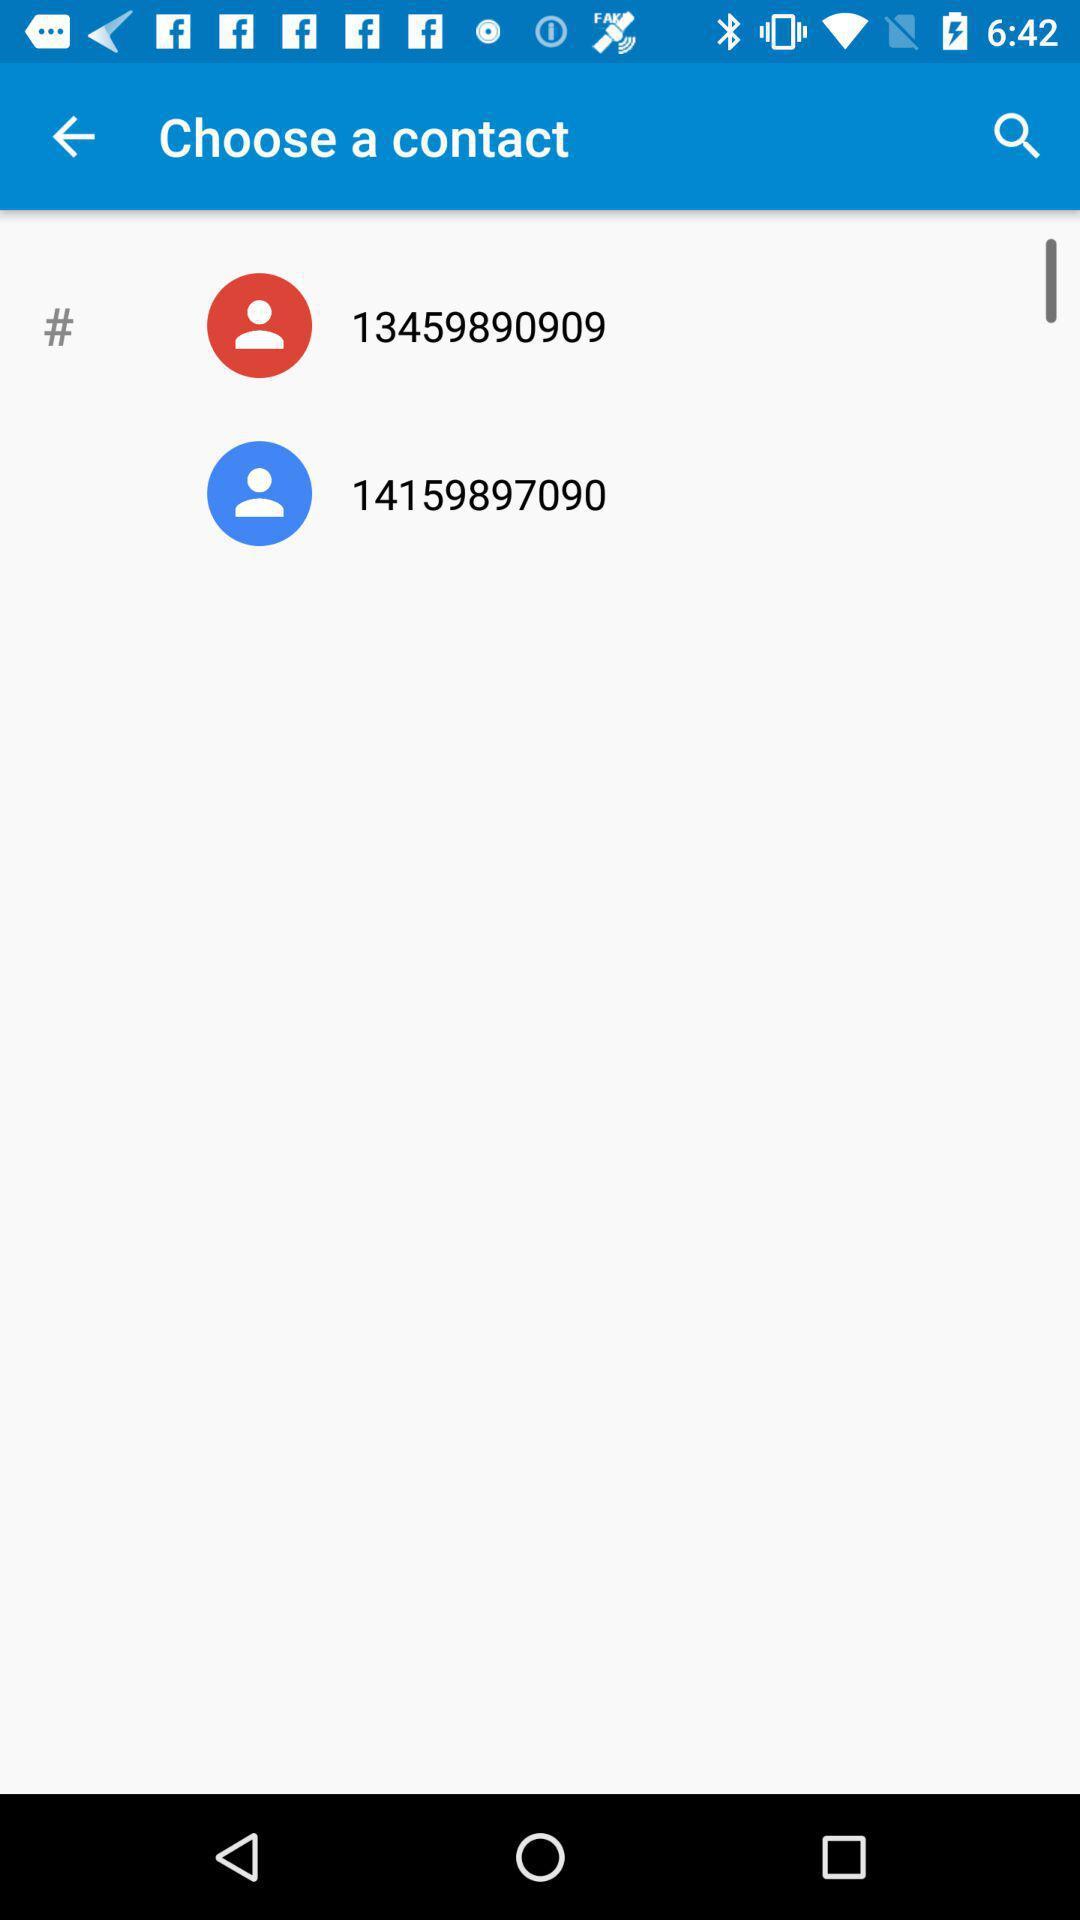 The height and width of the screenshot is (1920, 1080). What do you see at coordinates (1017, 135) in the screenshot?
I see `item at the top right corner` at bounding box center [1017, 135].